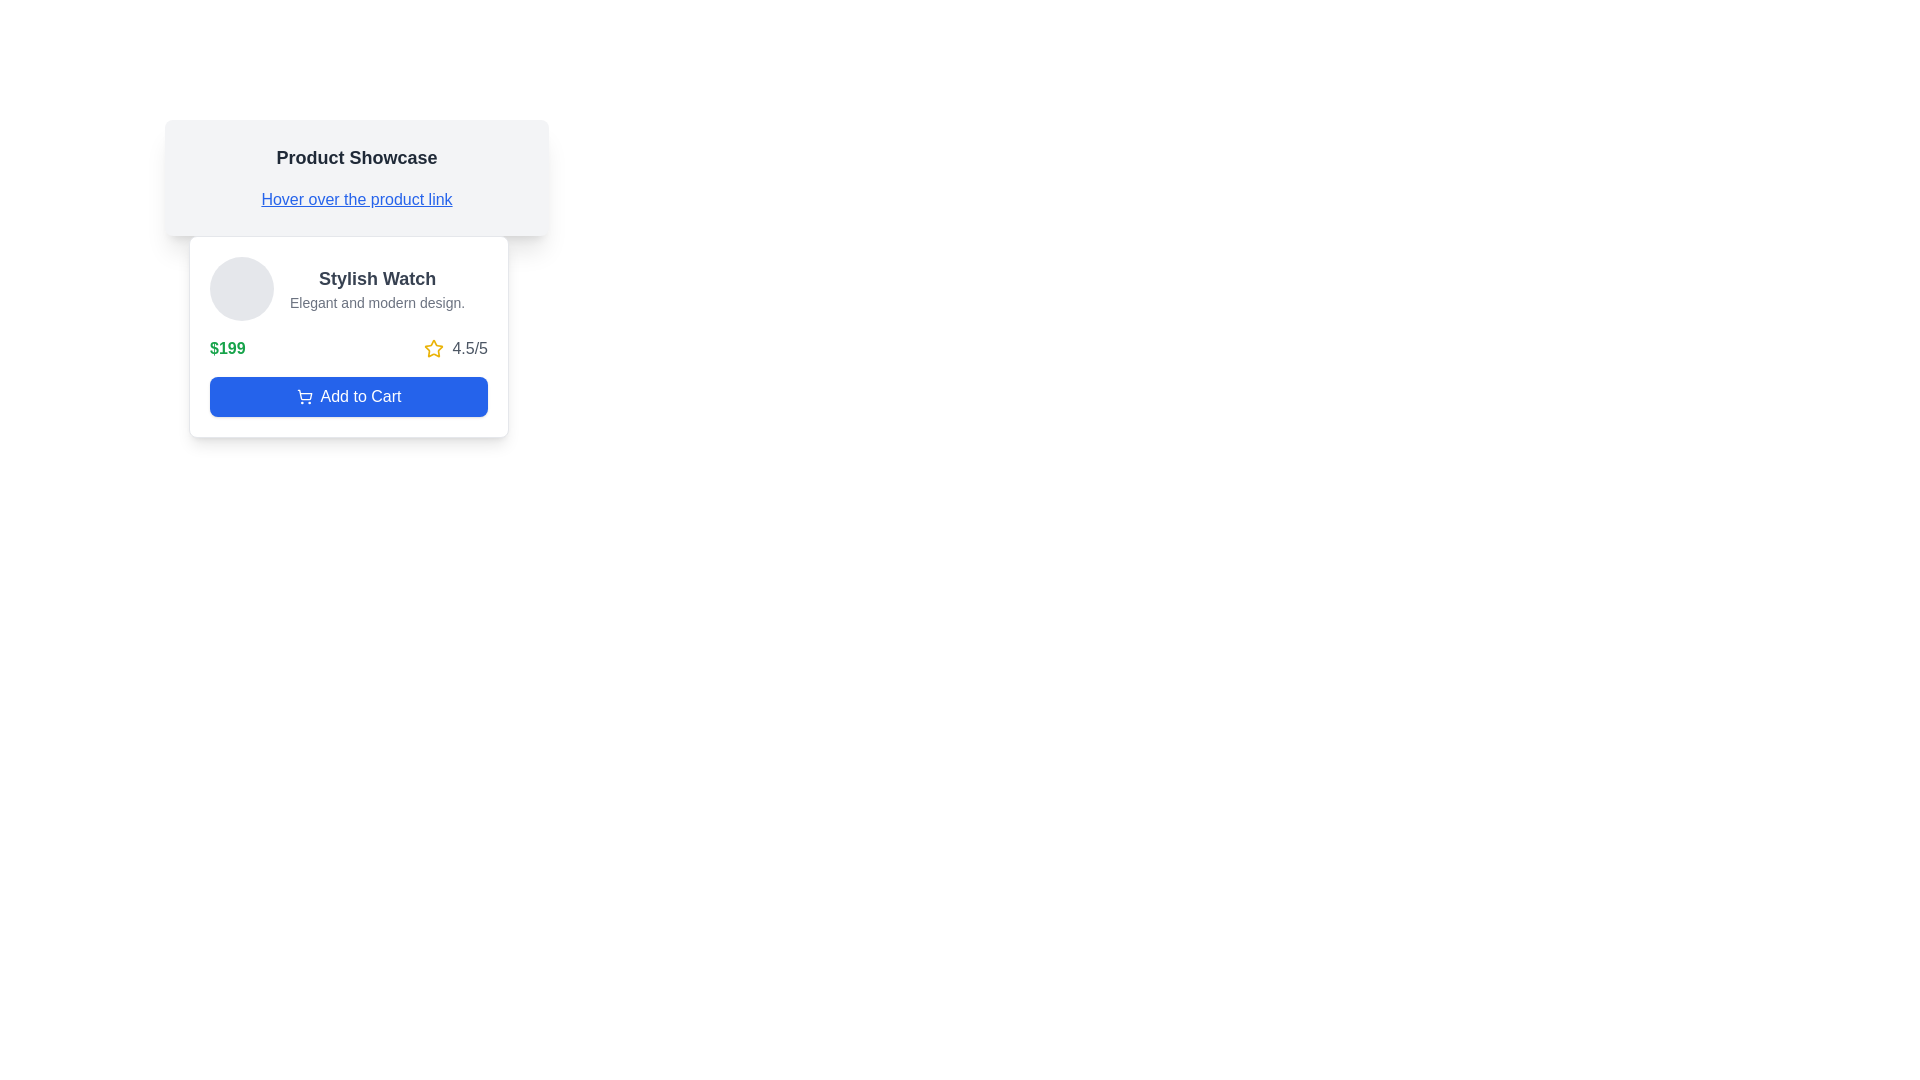 This screenshot has height=1080, width=1920. What do you see at coordinates (433, 347) in the screenshot?
I see `the yellow star-shaped icon located in the rating section of the card, positioned to the left of the rating value '4.5/5'` at bounding box center [433, 347].